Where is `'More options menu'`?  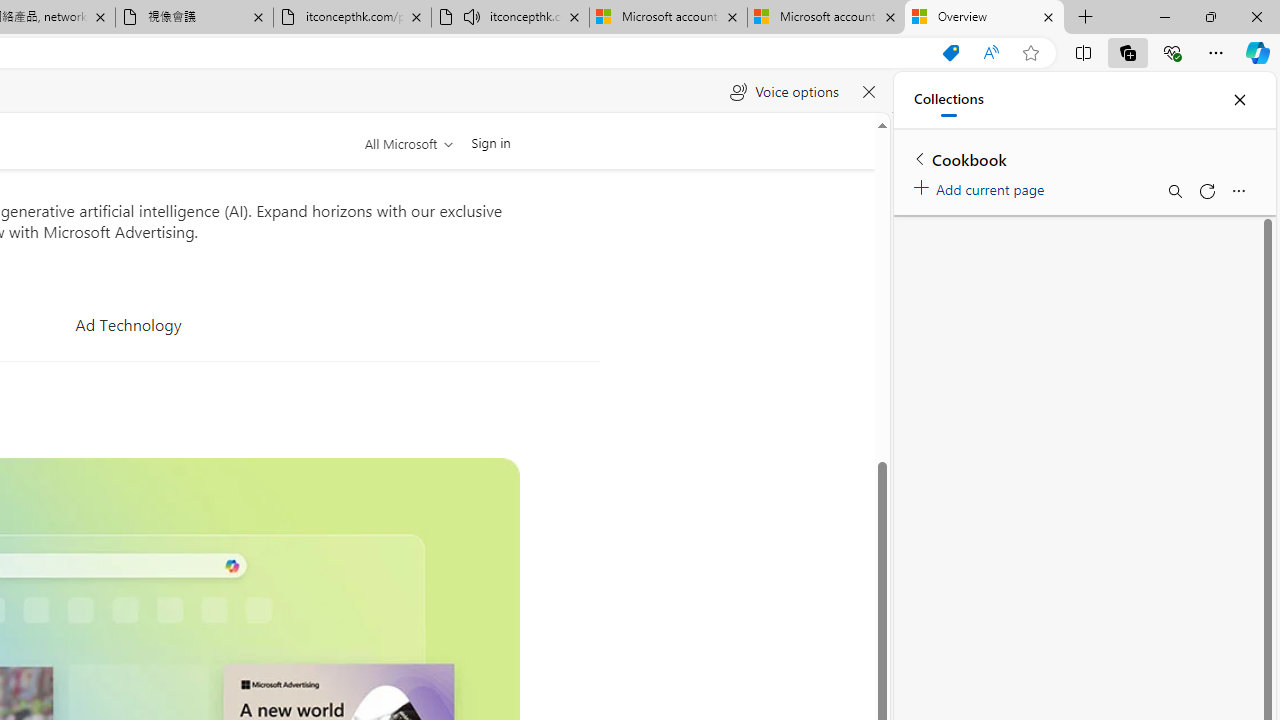 'More options menu' is located at coordinates (1237, 191).